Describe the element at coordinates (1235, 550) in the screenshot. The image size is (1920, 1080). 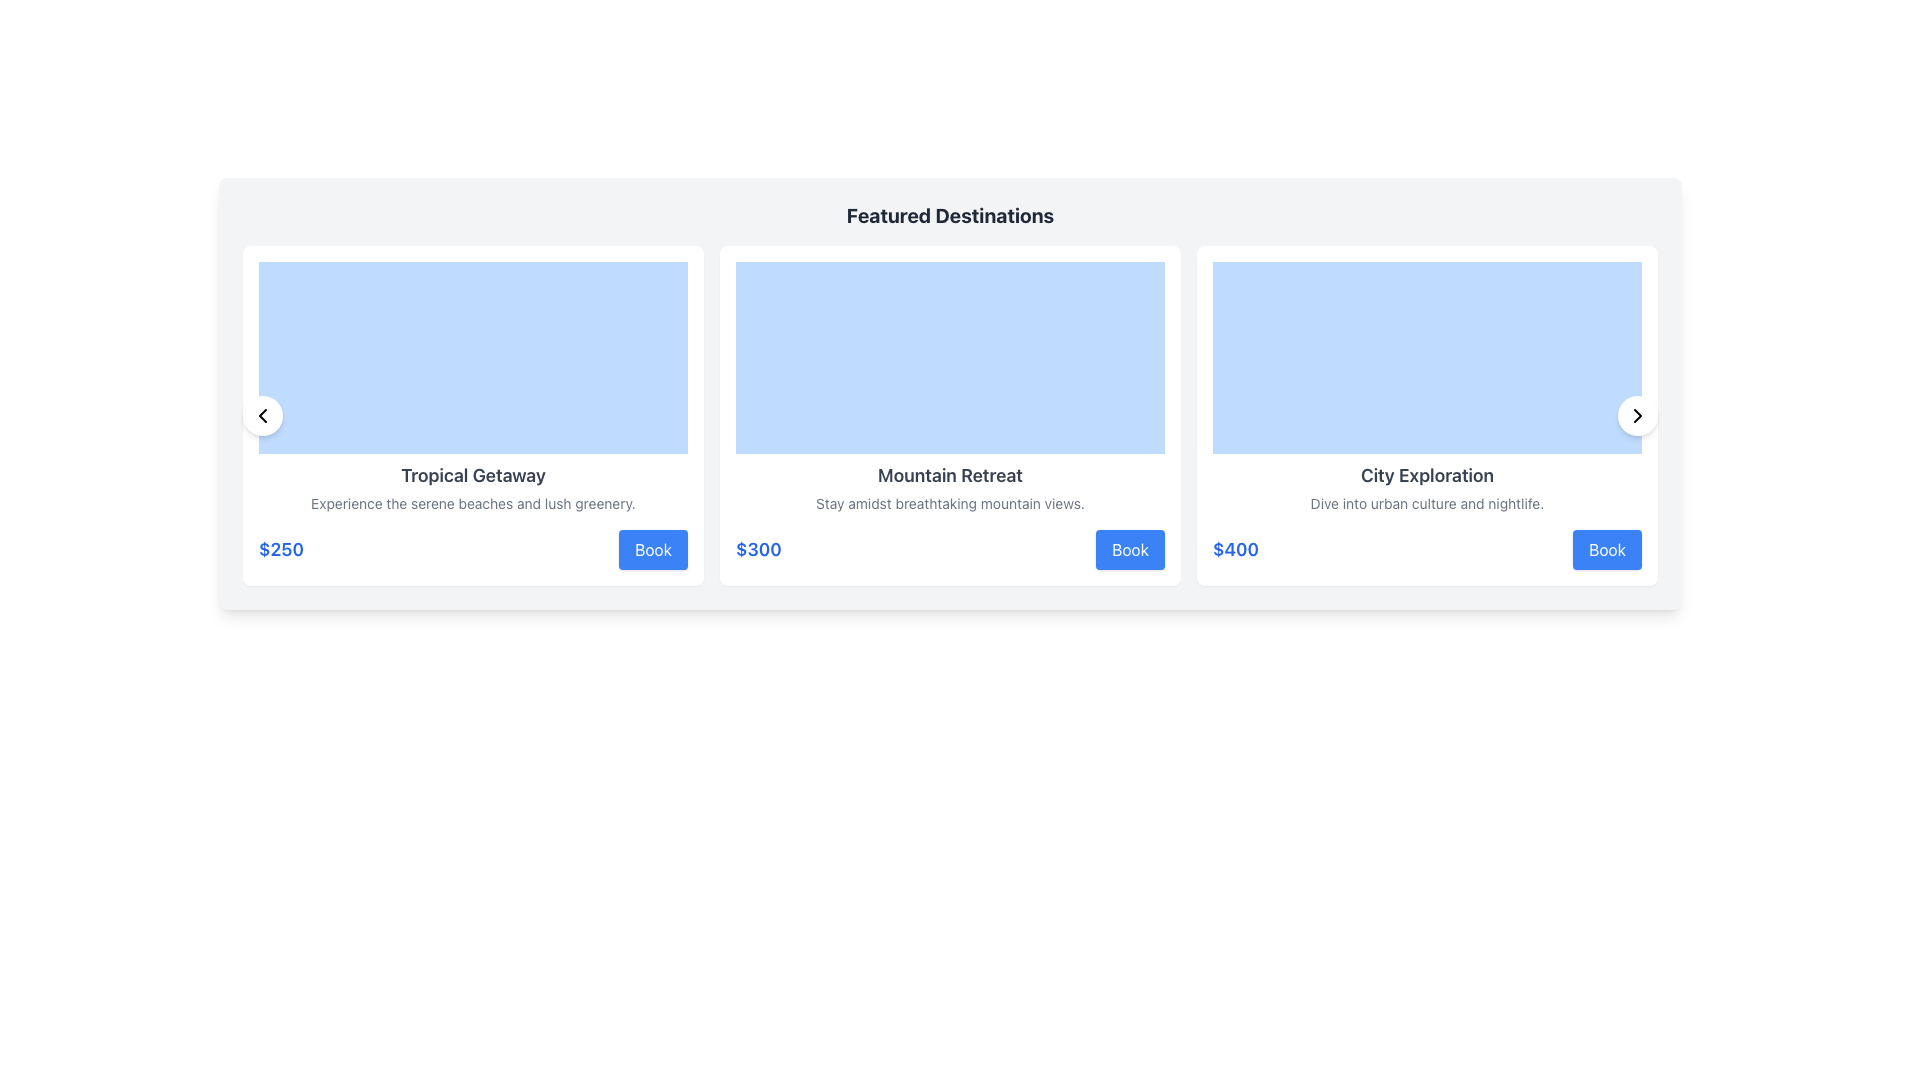
I see `the price Text Label for the 'City Exploration' offering, located in the rightmost card under the 'Featured Destinations' section` at that location.